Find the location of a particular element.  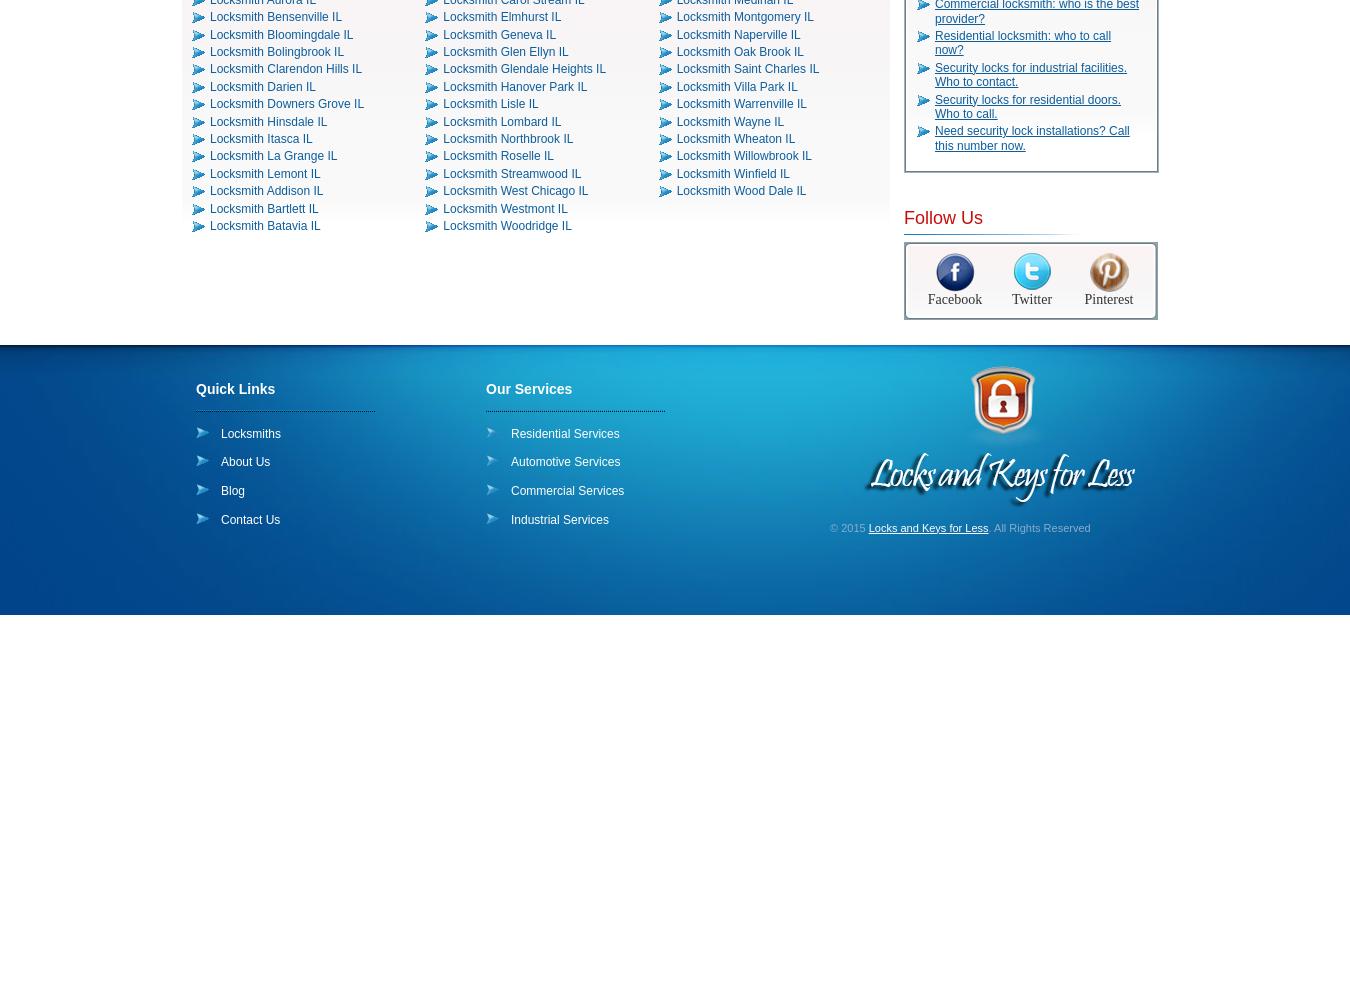

'Twitter' is located at coordinates (1031, 298).